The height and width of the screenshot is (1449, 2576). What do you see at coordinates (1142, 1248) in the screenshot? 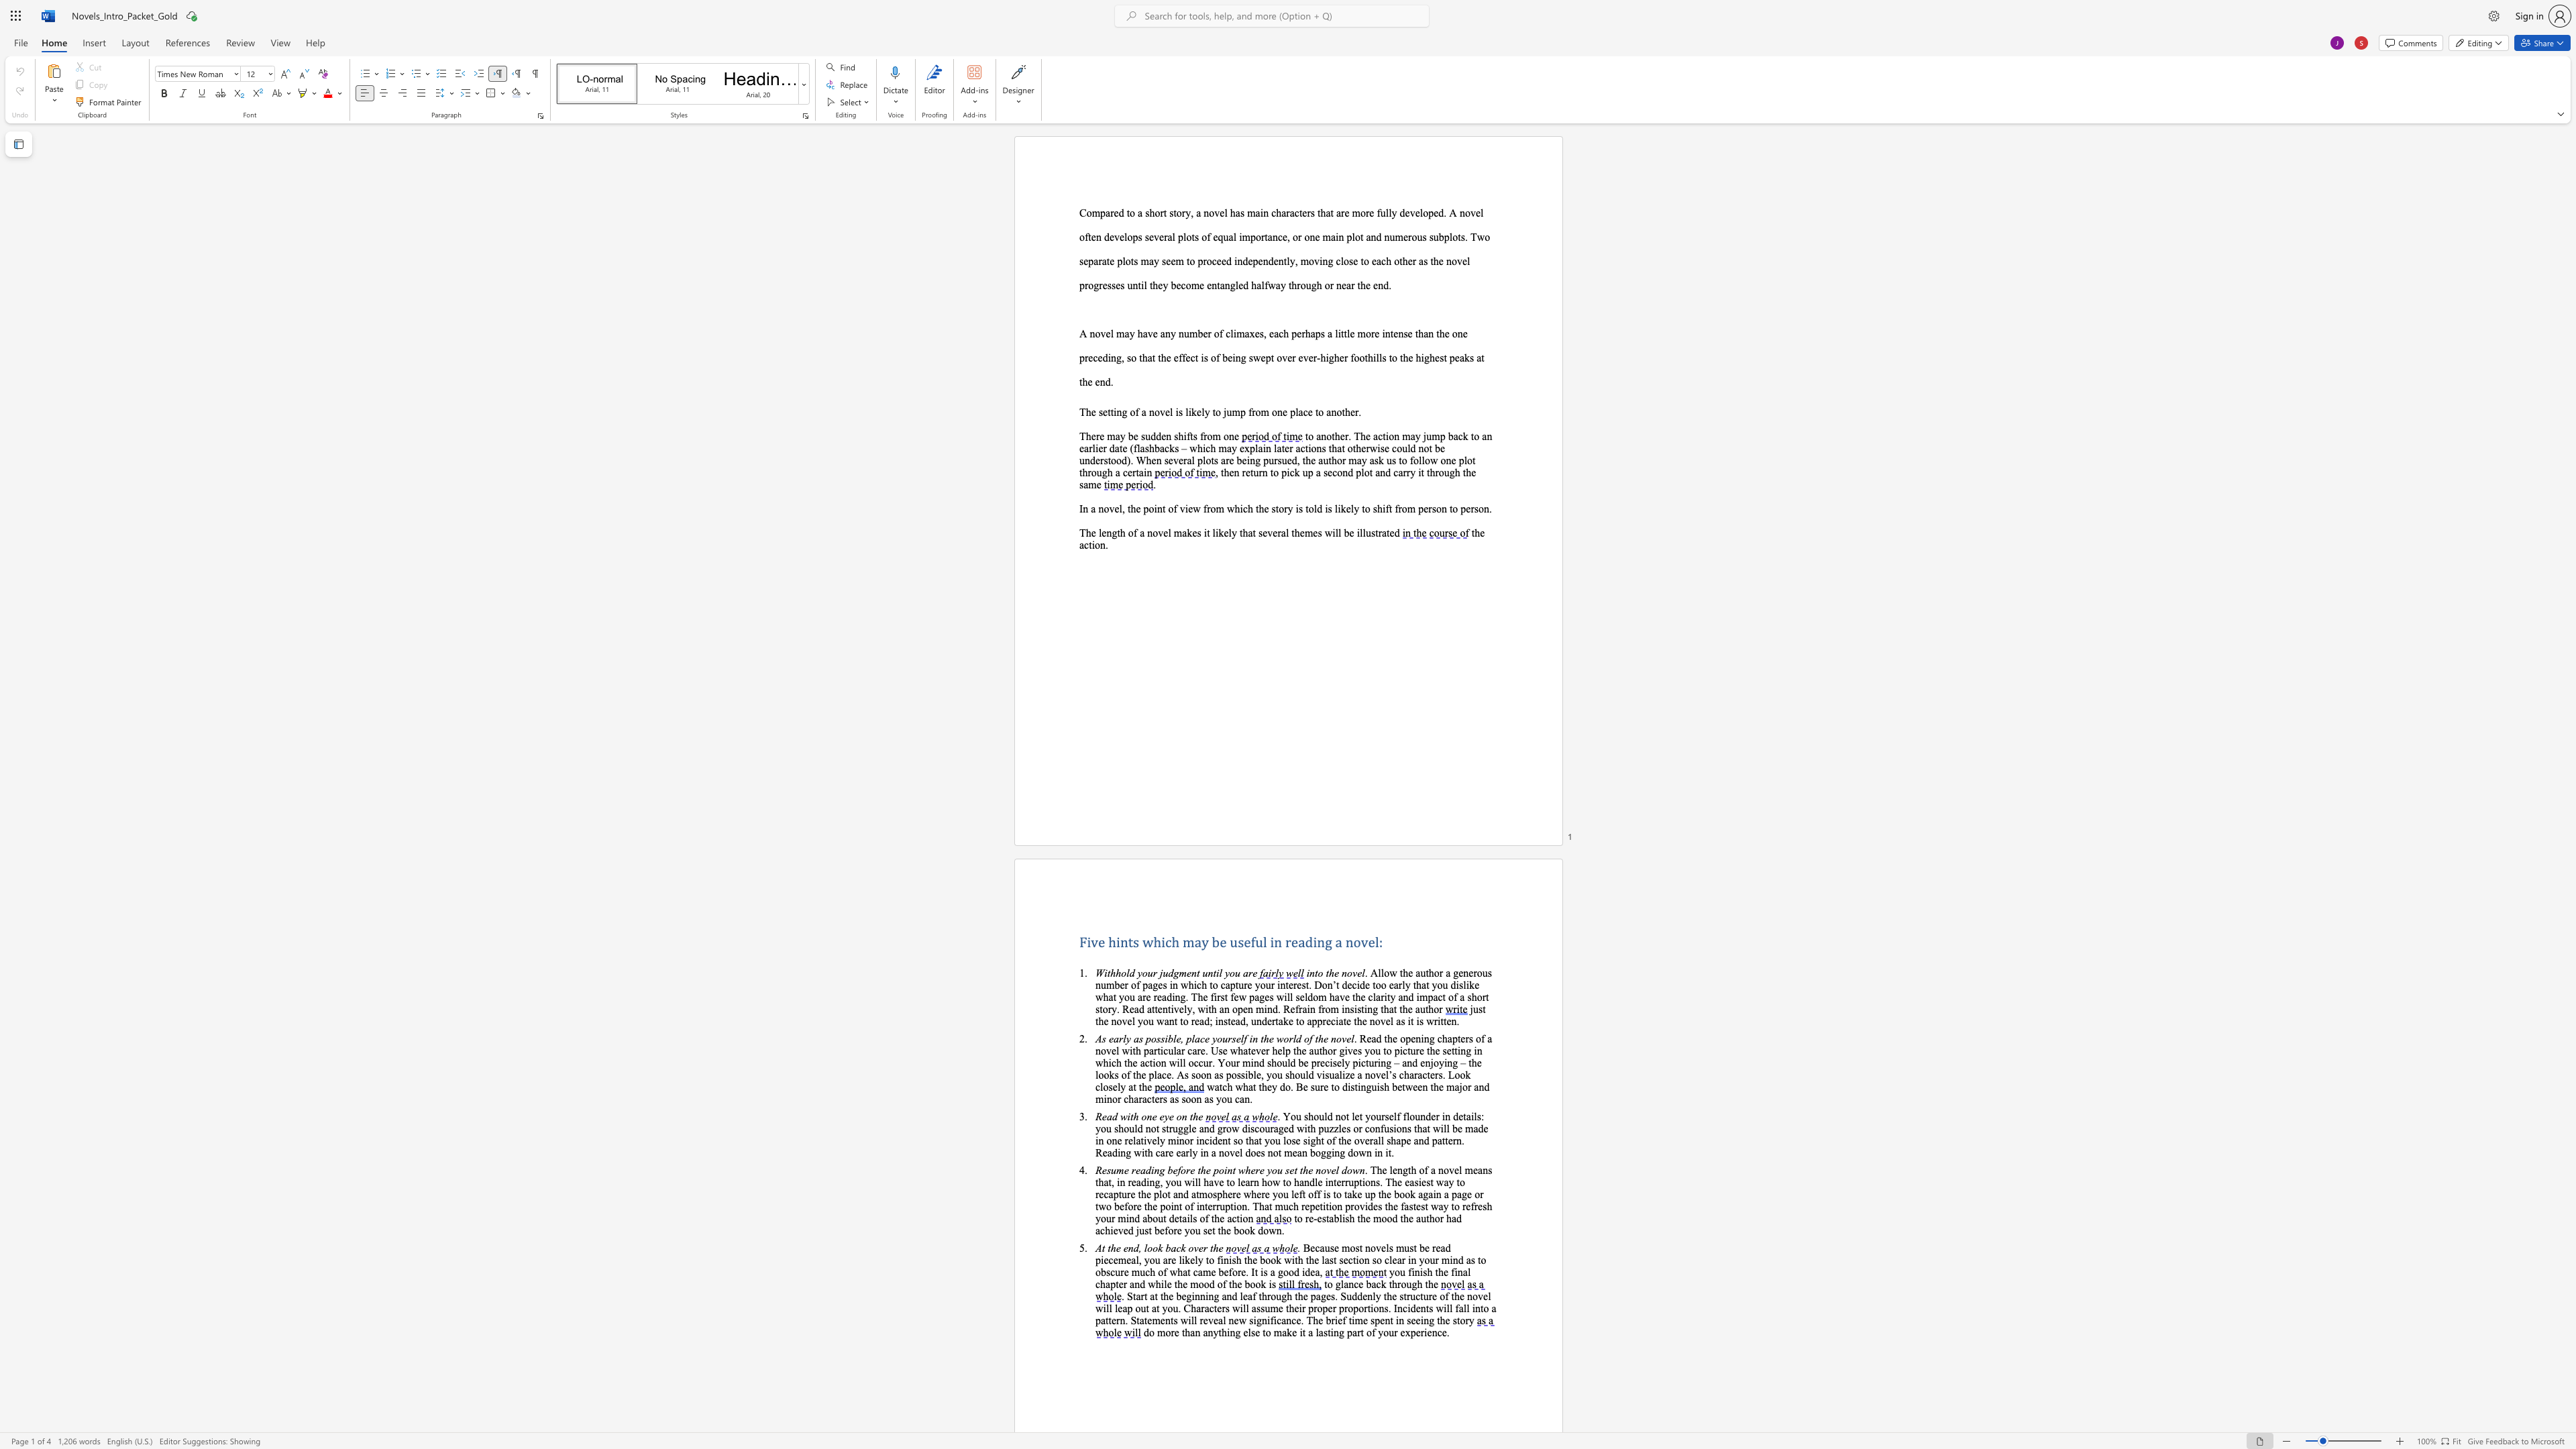
I see `the subset text "loo" within the text "At the end, look back over the"` at bounding box center [1142, 1248].